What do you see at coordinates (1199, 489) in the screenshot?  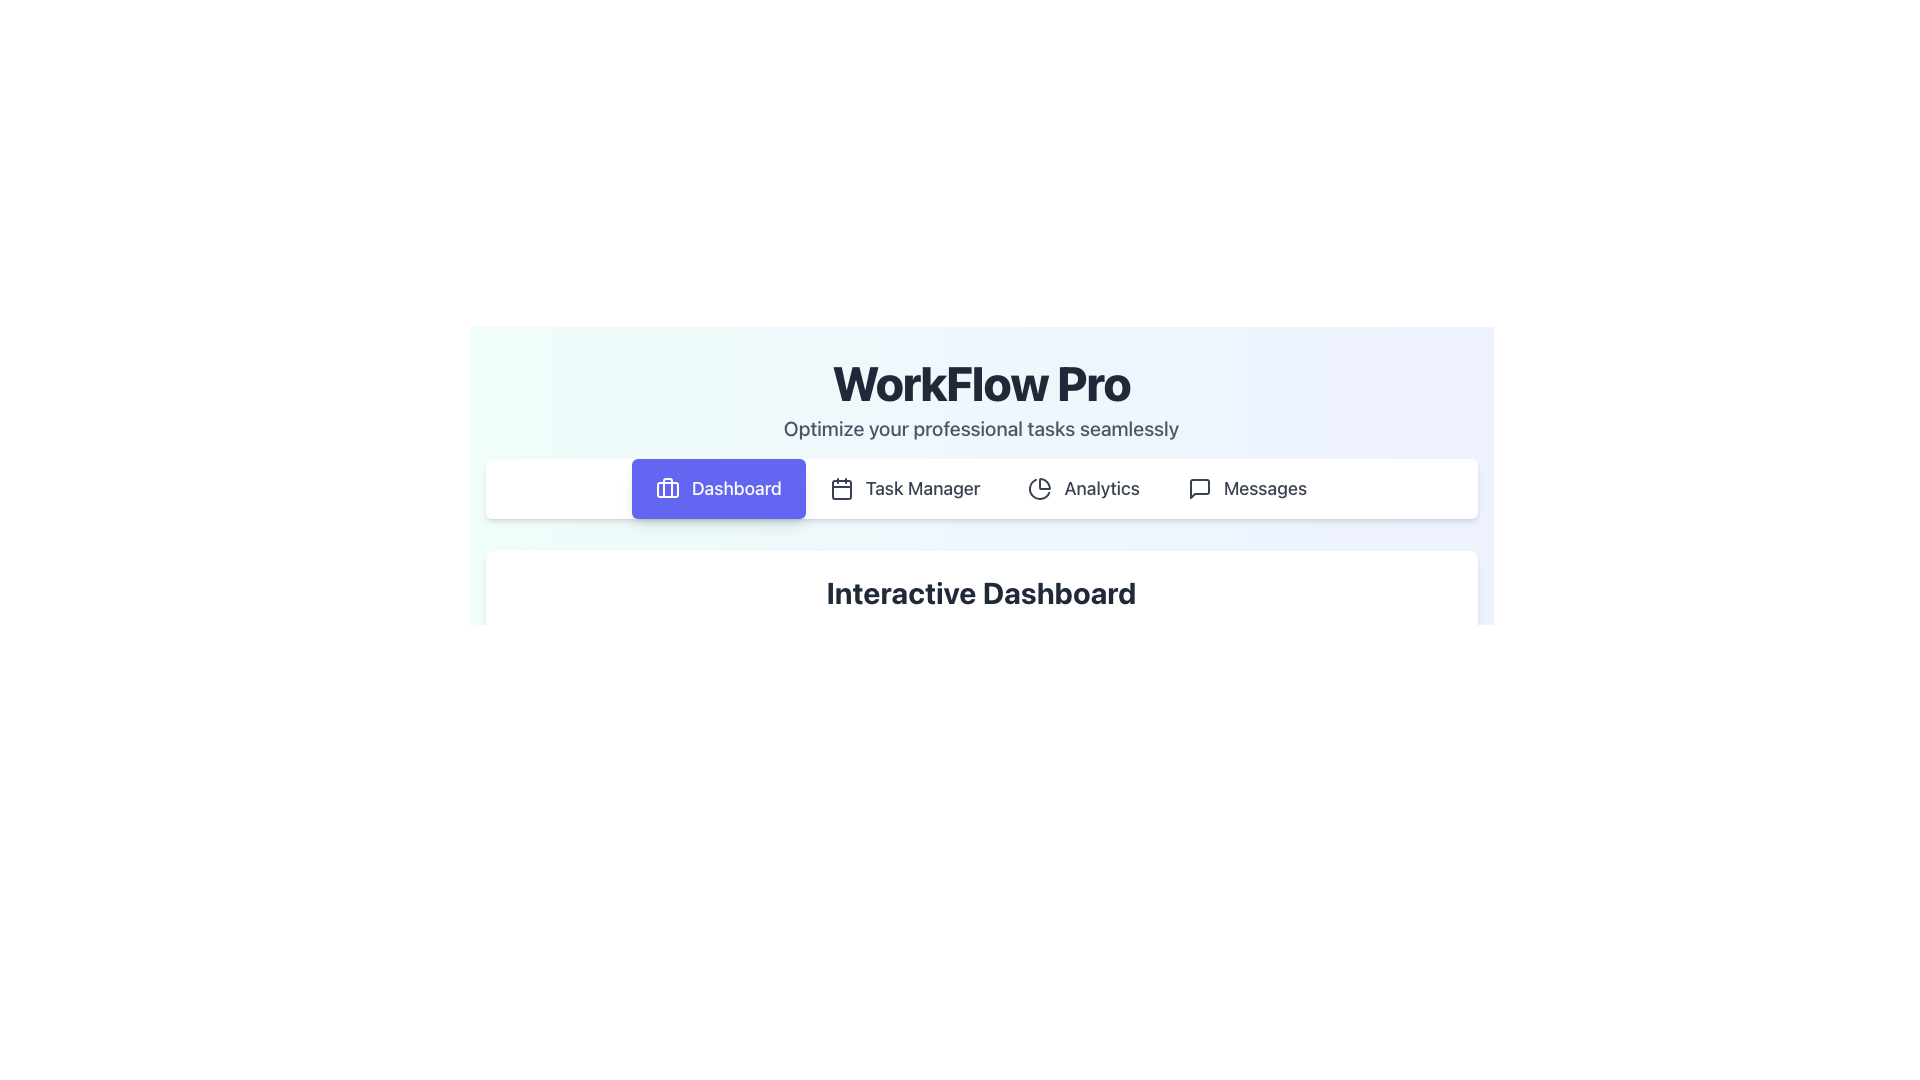 I see `the speech bubble icon in the Messages section of the navigation bar, which is located at the far right of the interface` at bounding box center [1199, 489].